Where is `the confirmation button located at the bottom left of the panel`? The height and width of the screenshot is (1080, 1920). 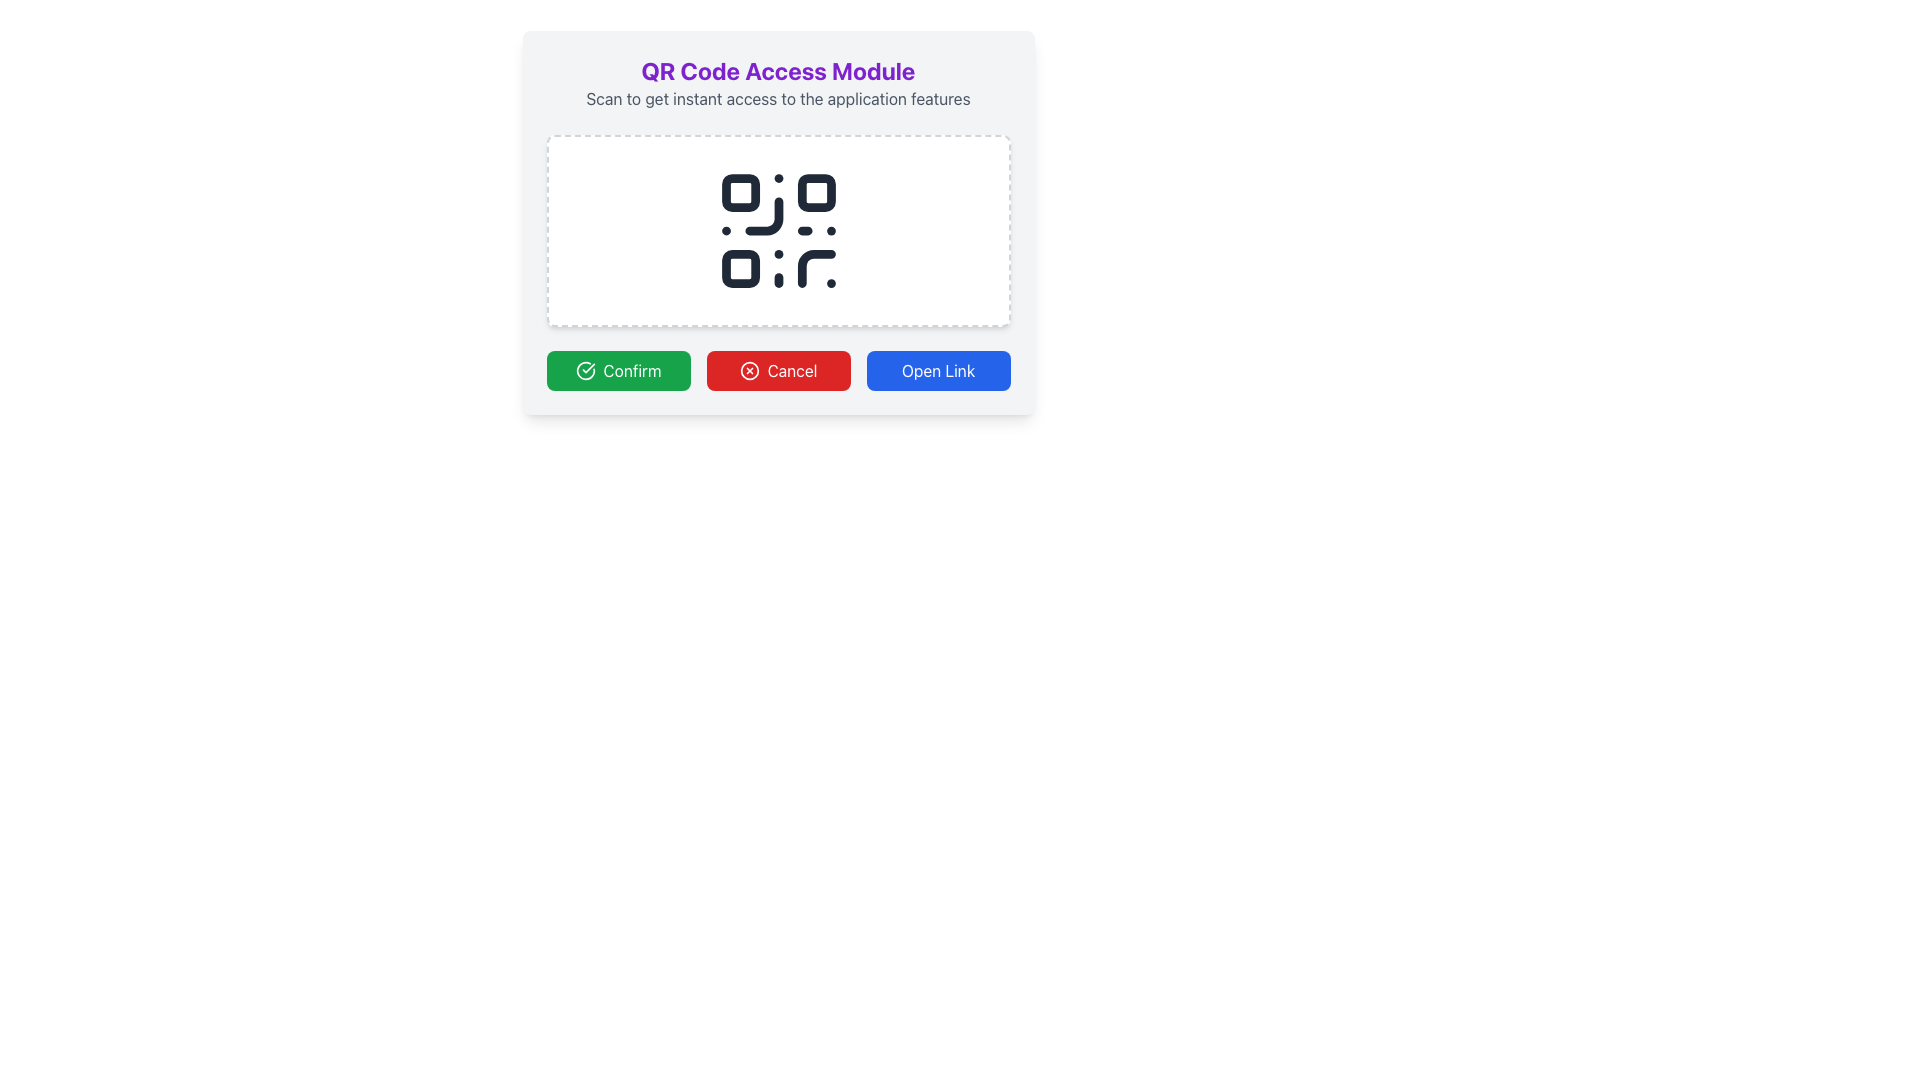 the confirmation button located at the bottom left of the panel is located at coordinates (617, 370).